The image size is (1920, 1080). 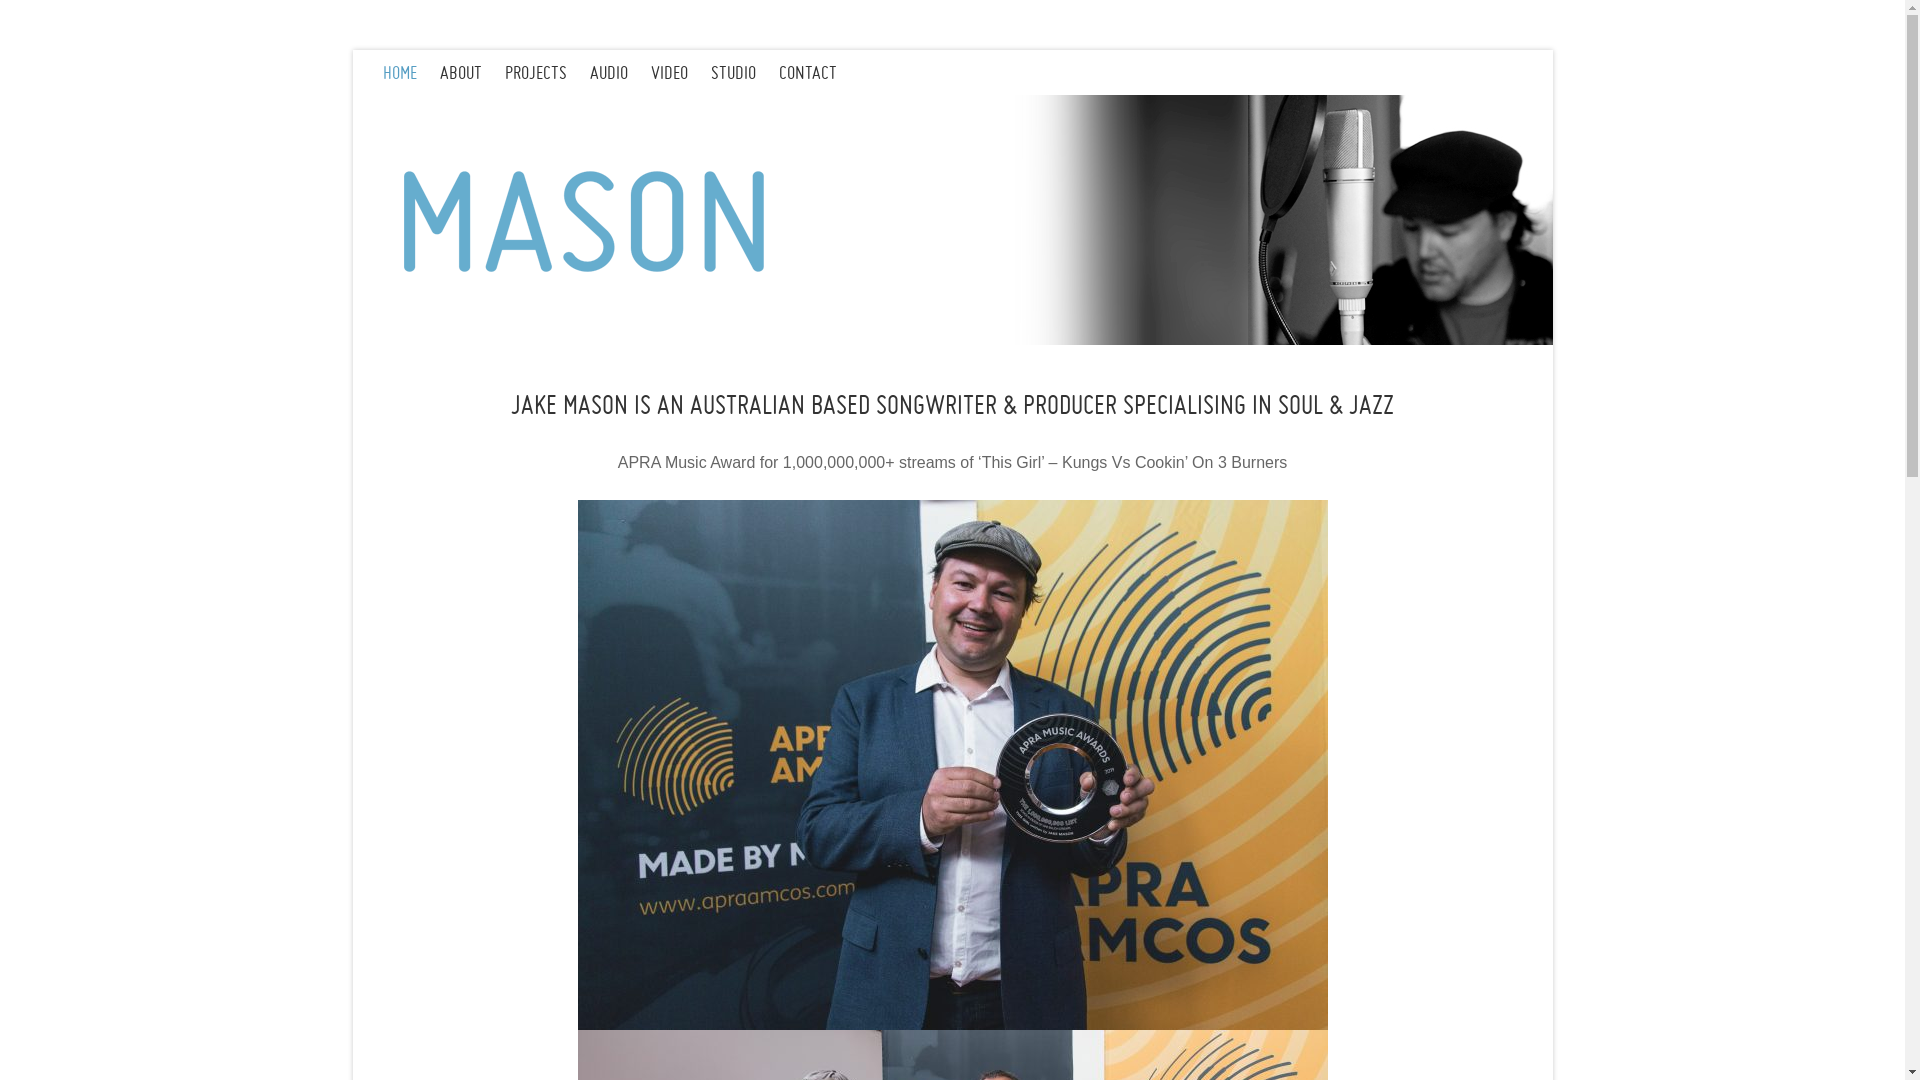 What do you see at coordinates (818, 71) in the screenshot?
I see `'CONTACT'` at bounding box center [818, 71].